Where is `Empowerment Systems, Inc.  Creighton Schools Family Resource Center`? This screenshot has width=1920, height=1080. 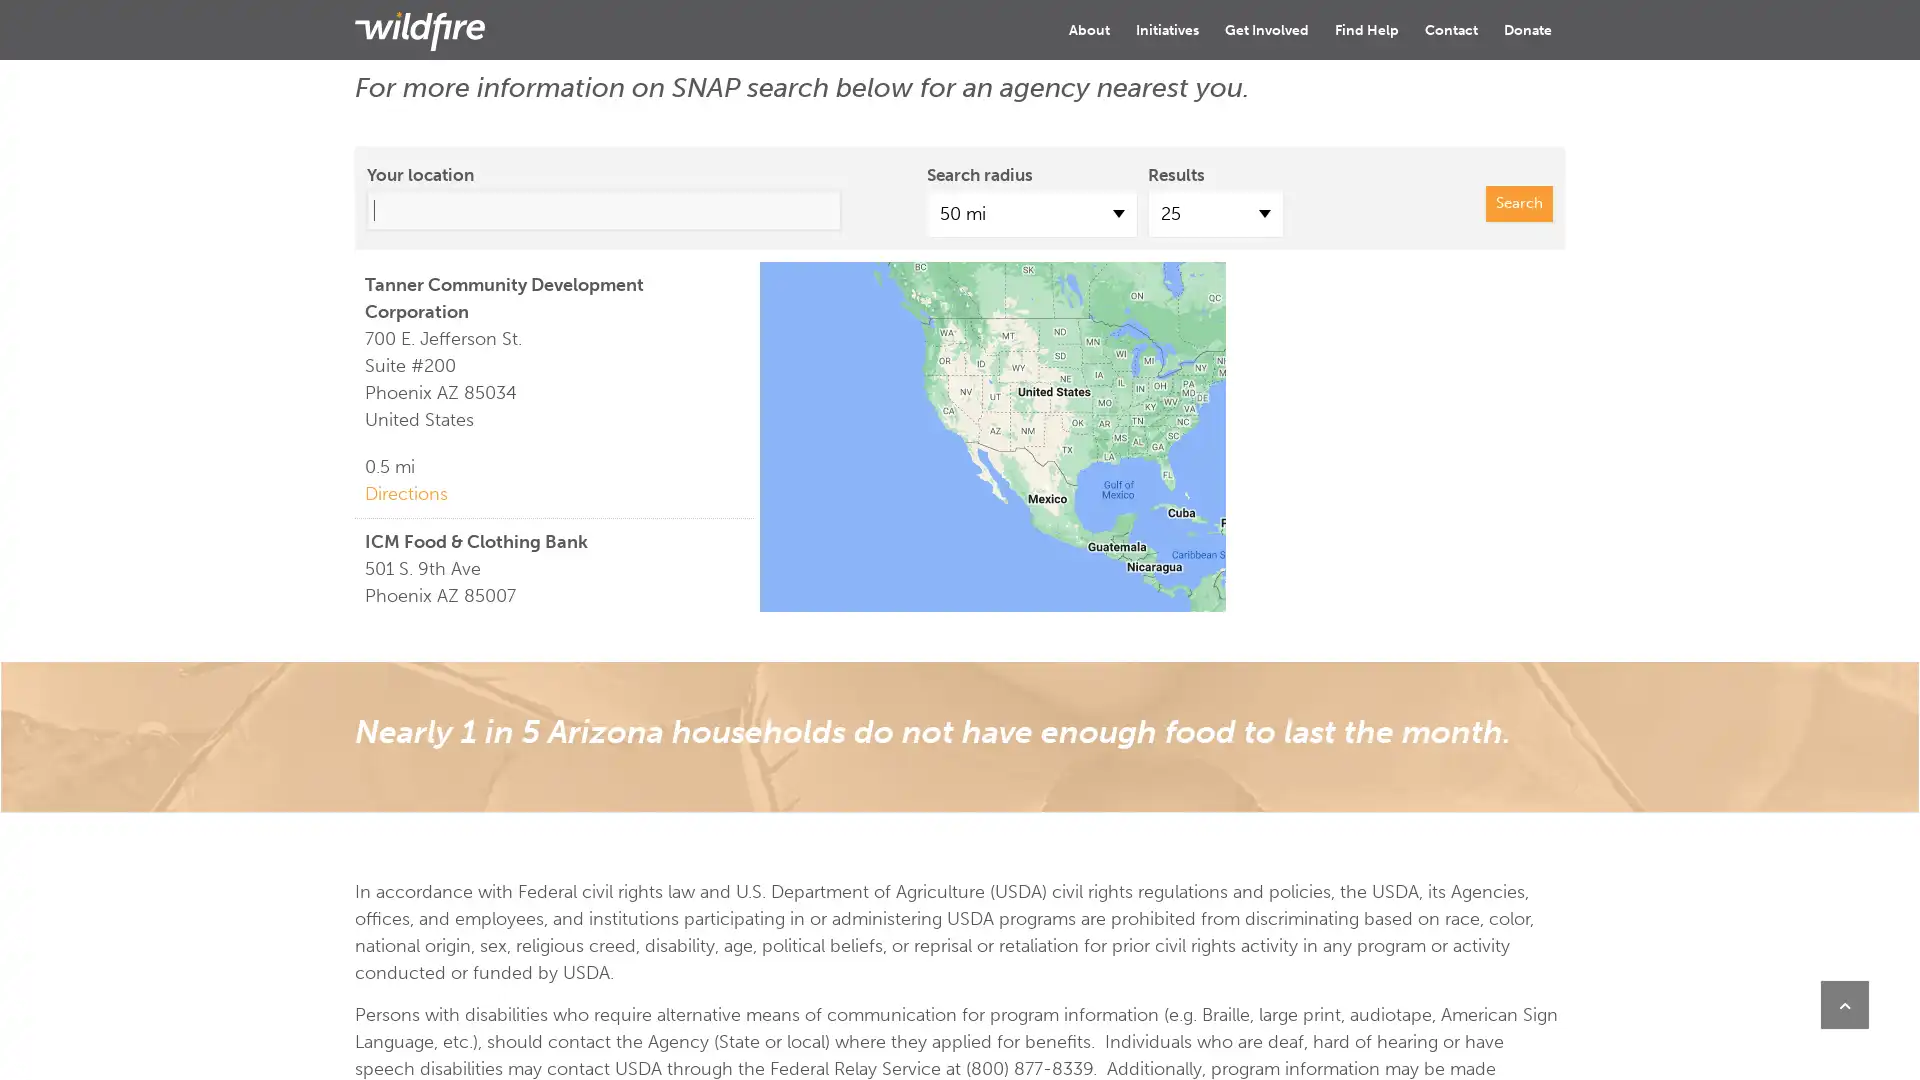 Empowerment Systems, Inc.  Creighton Schools Family Resource Center is located at coordinates (1190, 390).